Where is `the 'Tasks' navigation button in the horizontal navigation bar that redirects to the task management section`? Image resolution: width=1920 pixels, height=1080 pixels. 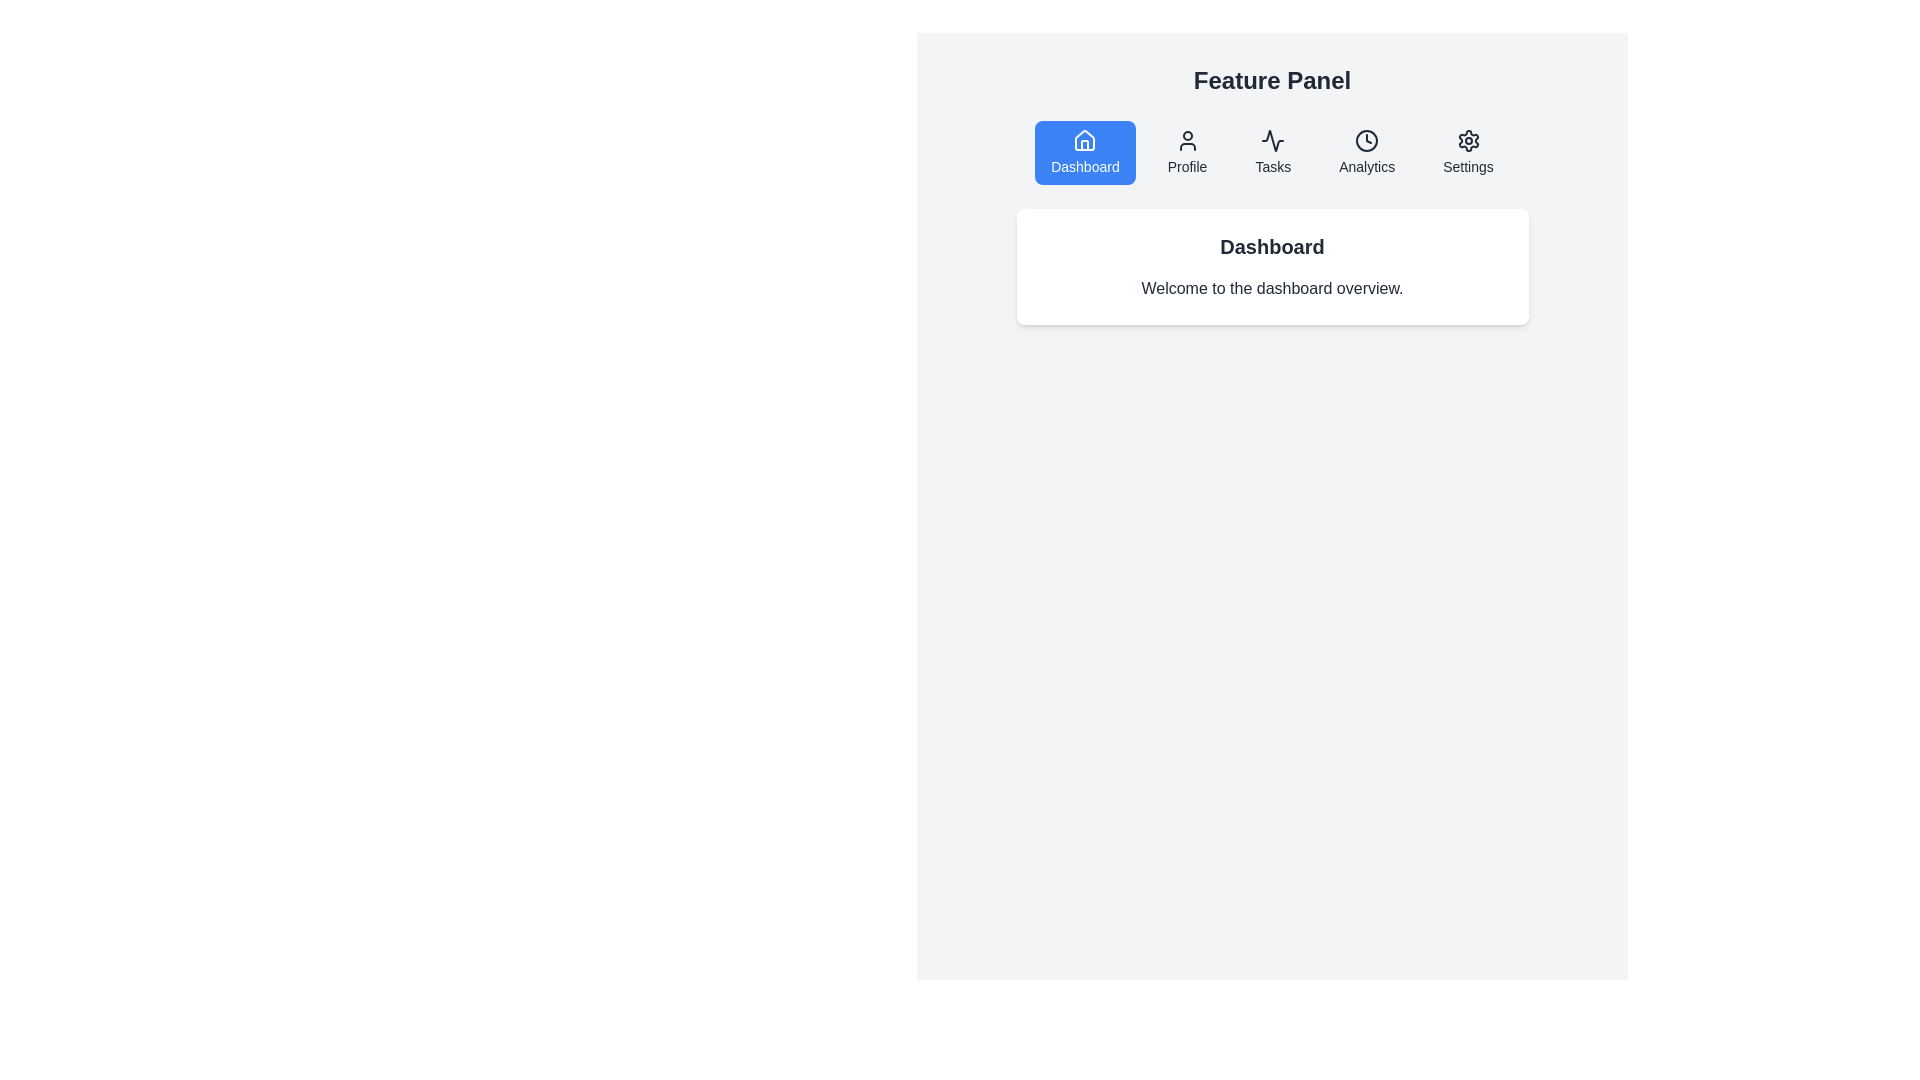
the 'Tasks' navigation button in the horizontal navigation bar that redirects to the task management section is located at coordinates (1272, 152).